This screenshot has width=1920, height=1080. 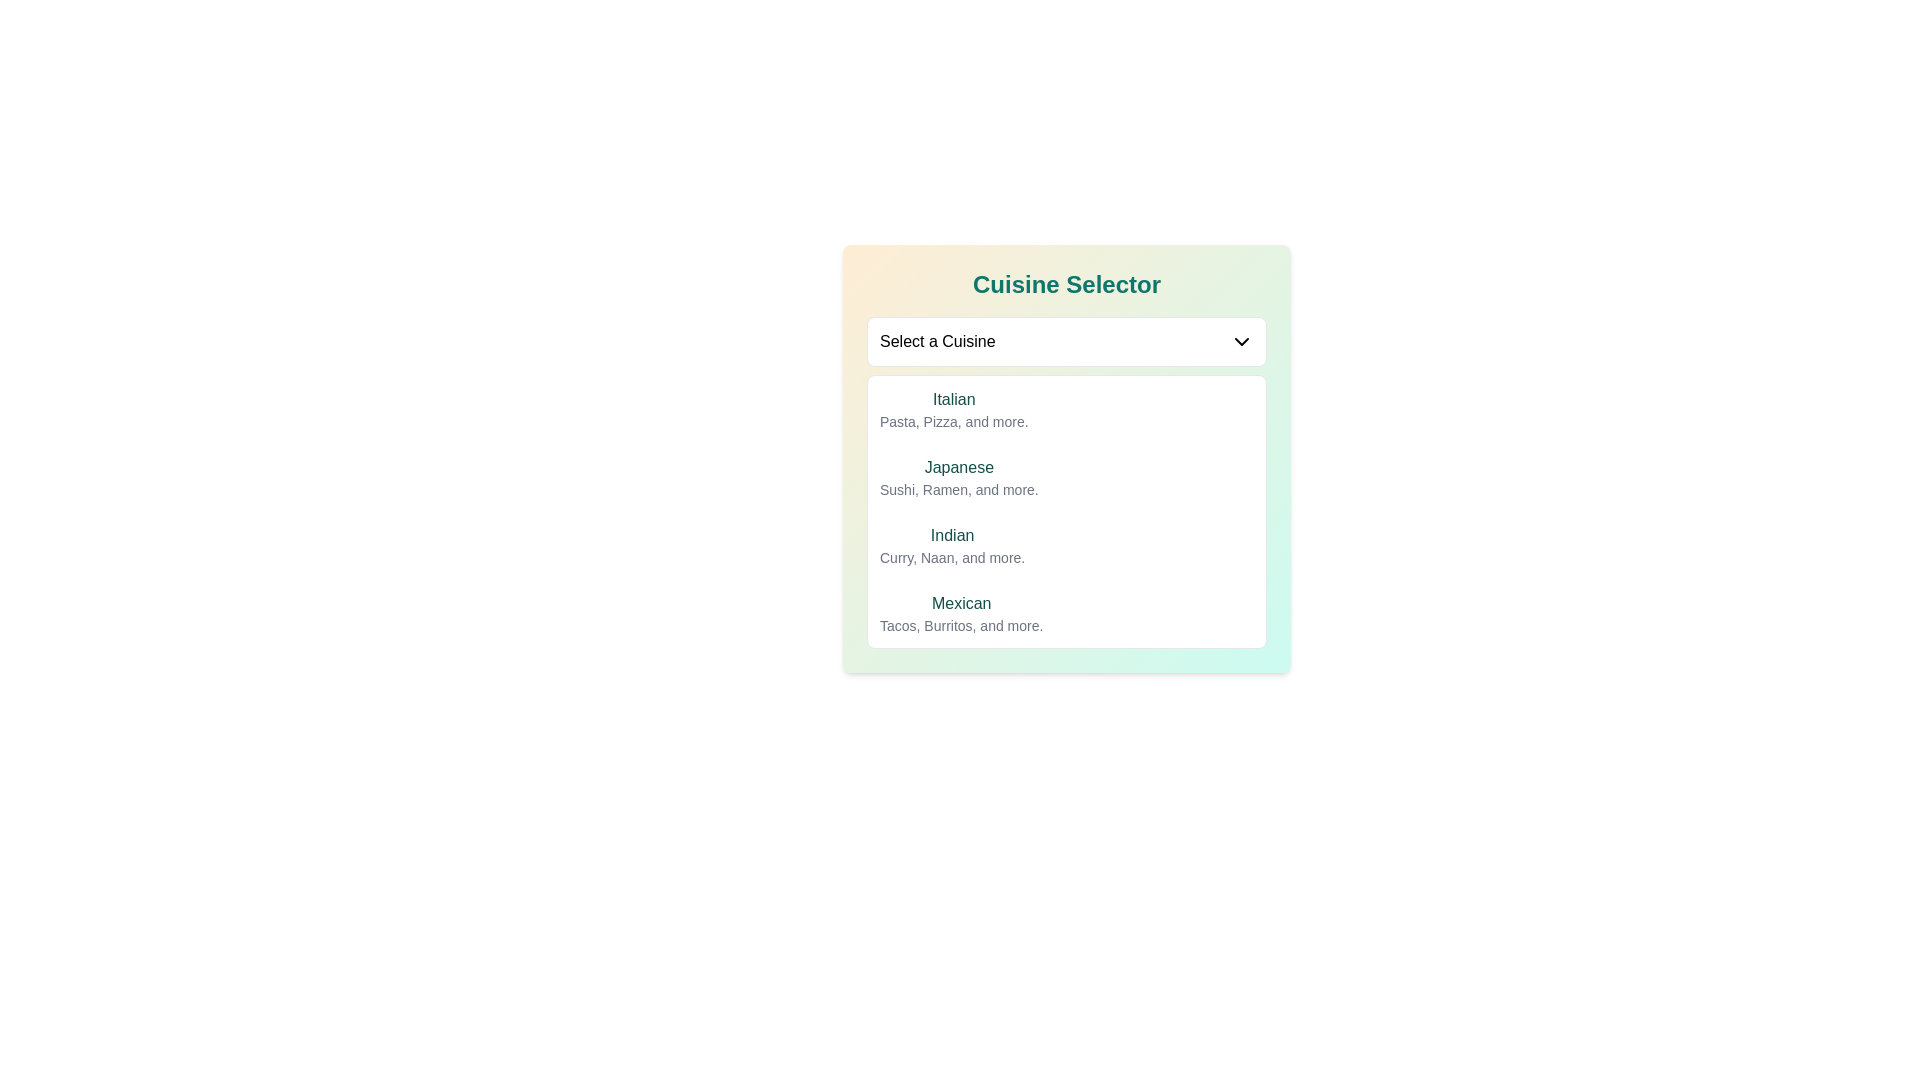 I want to click on the dropdown indicator icon located on the right side of the 'Select a Cuisine' button, so click(x=1241, y=341).